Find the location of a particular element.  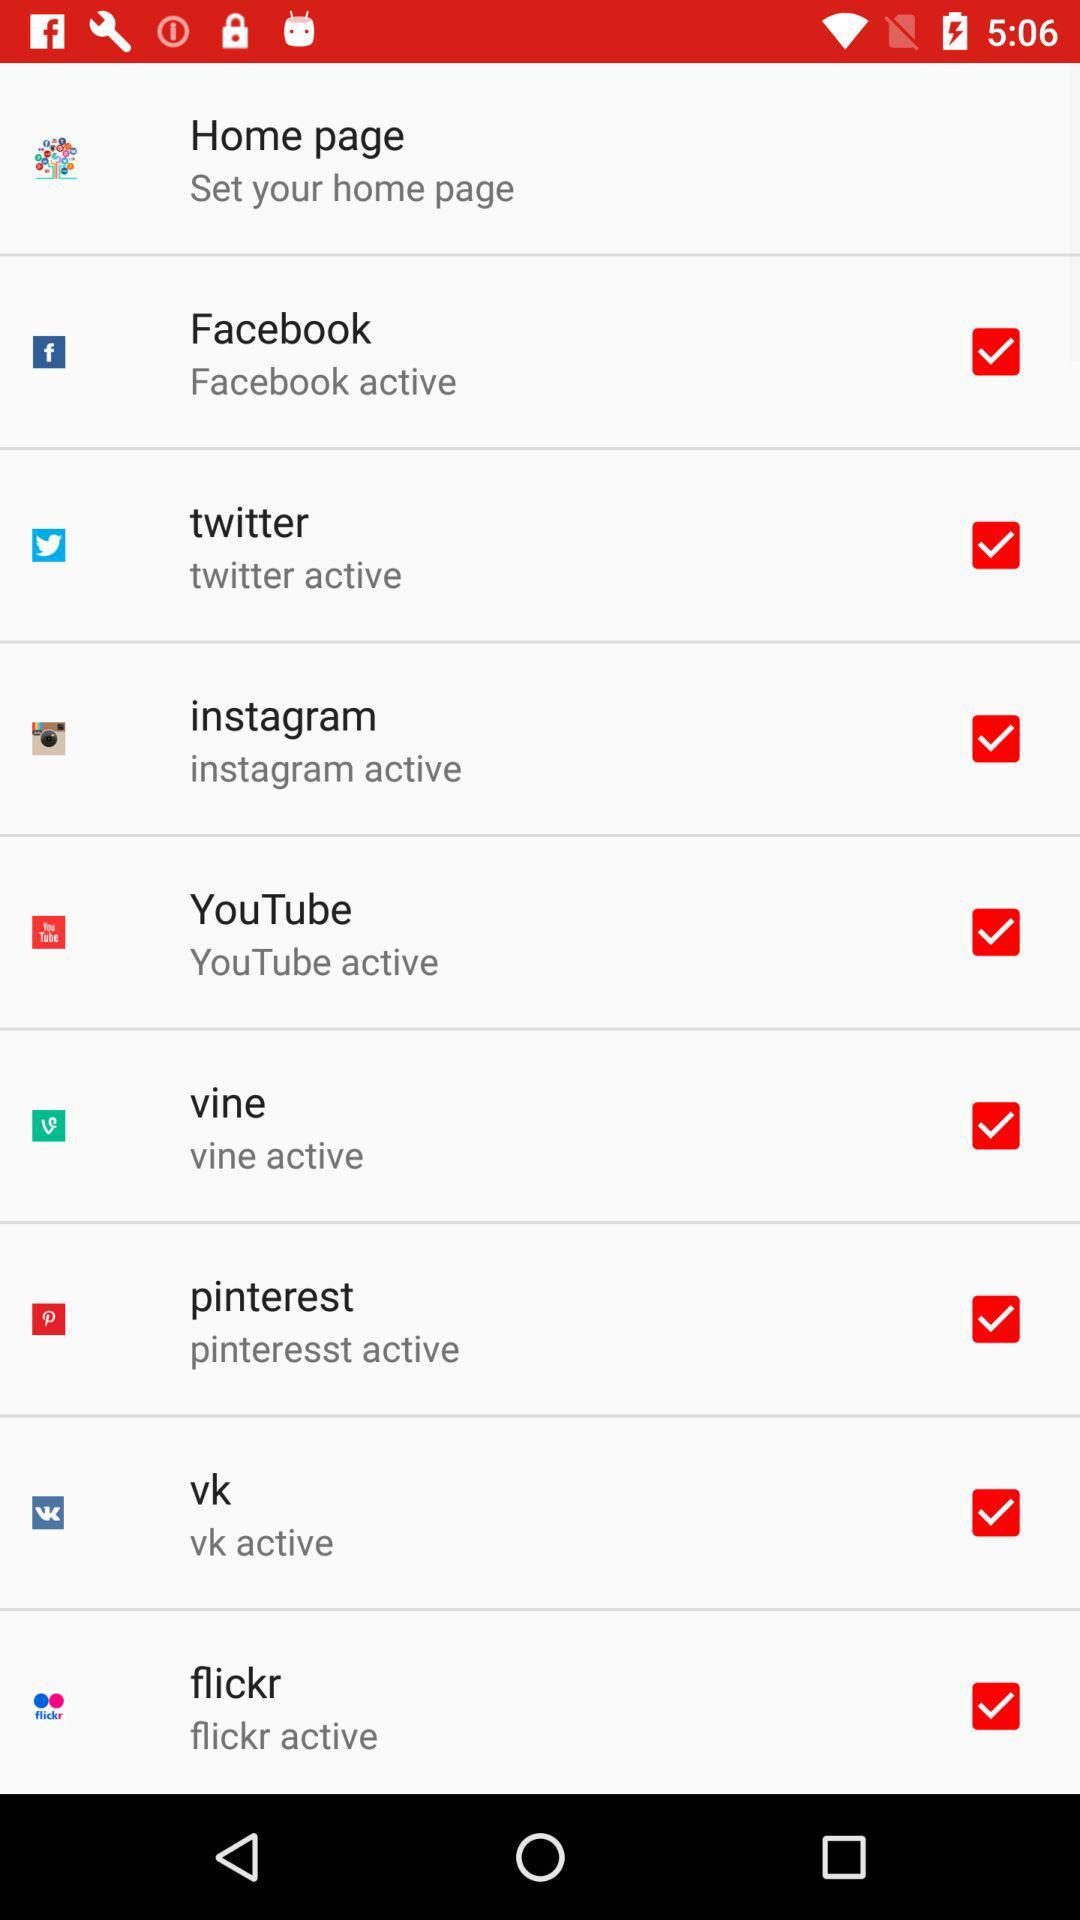

app below the instagram is located at coordinates (324, 766).